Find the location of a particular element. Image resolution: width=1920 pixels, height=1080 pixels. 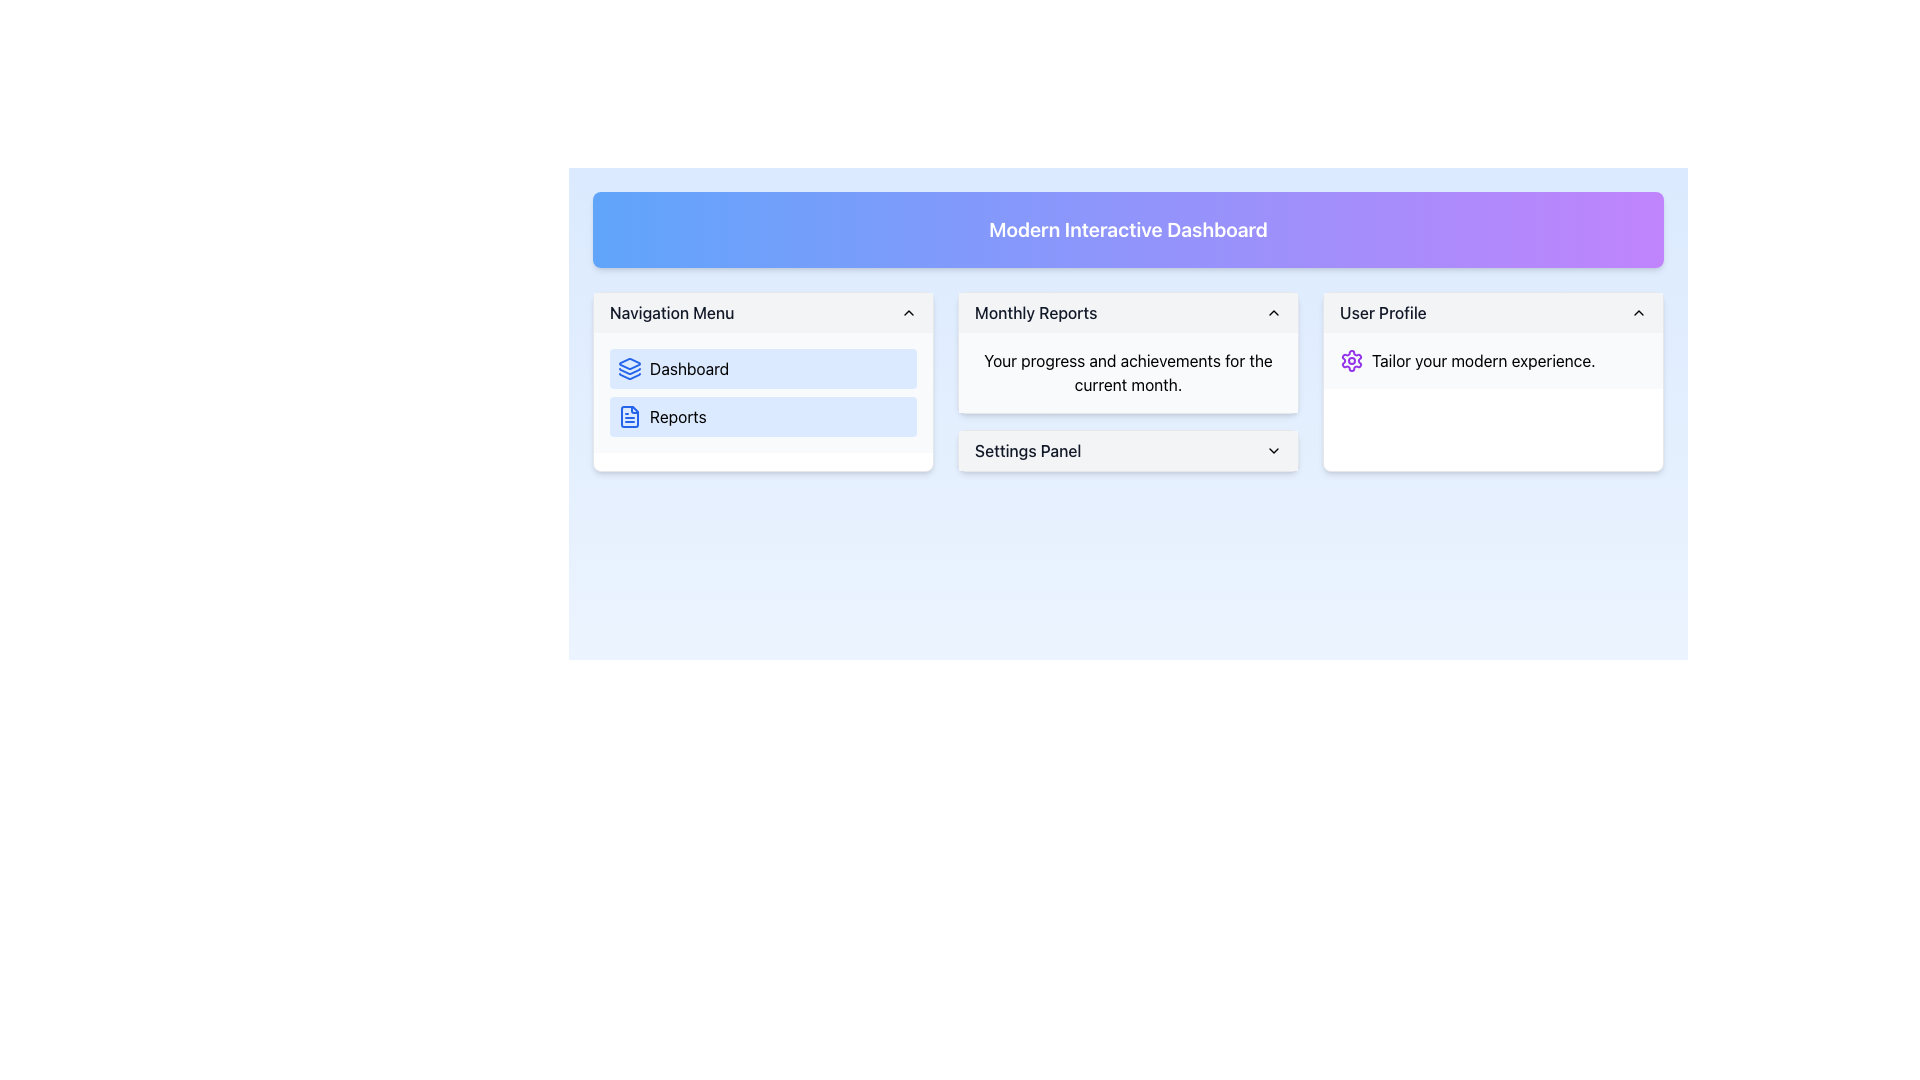

the 'Dashboard' link within the navigation card located in the first column of the grid layout is located at coordinates (762, 381).